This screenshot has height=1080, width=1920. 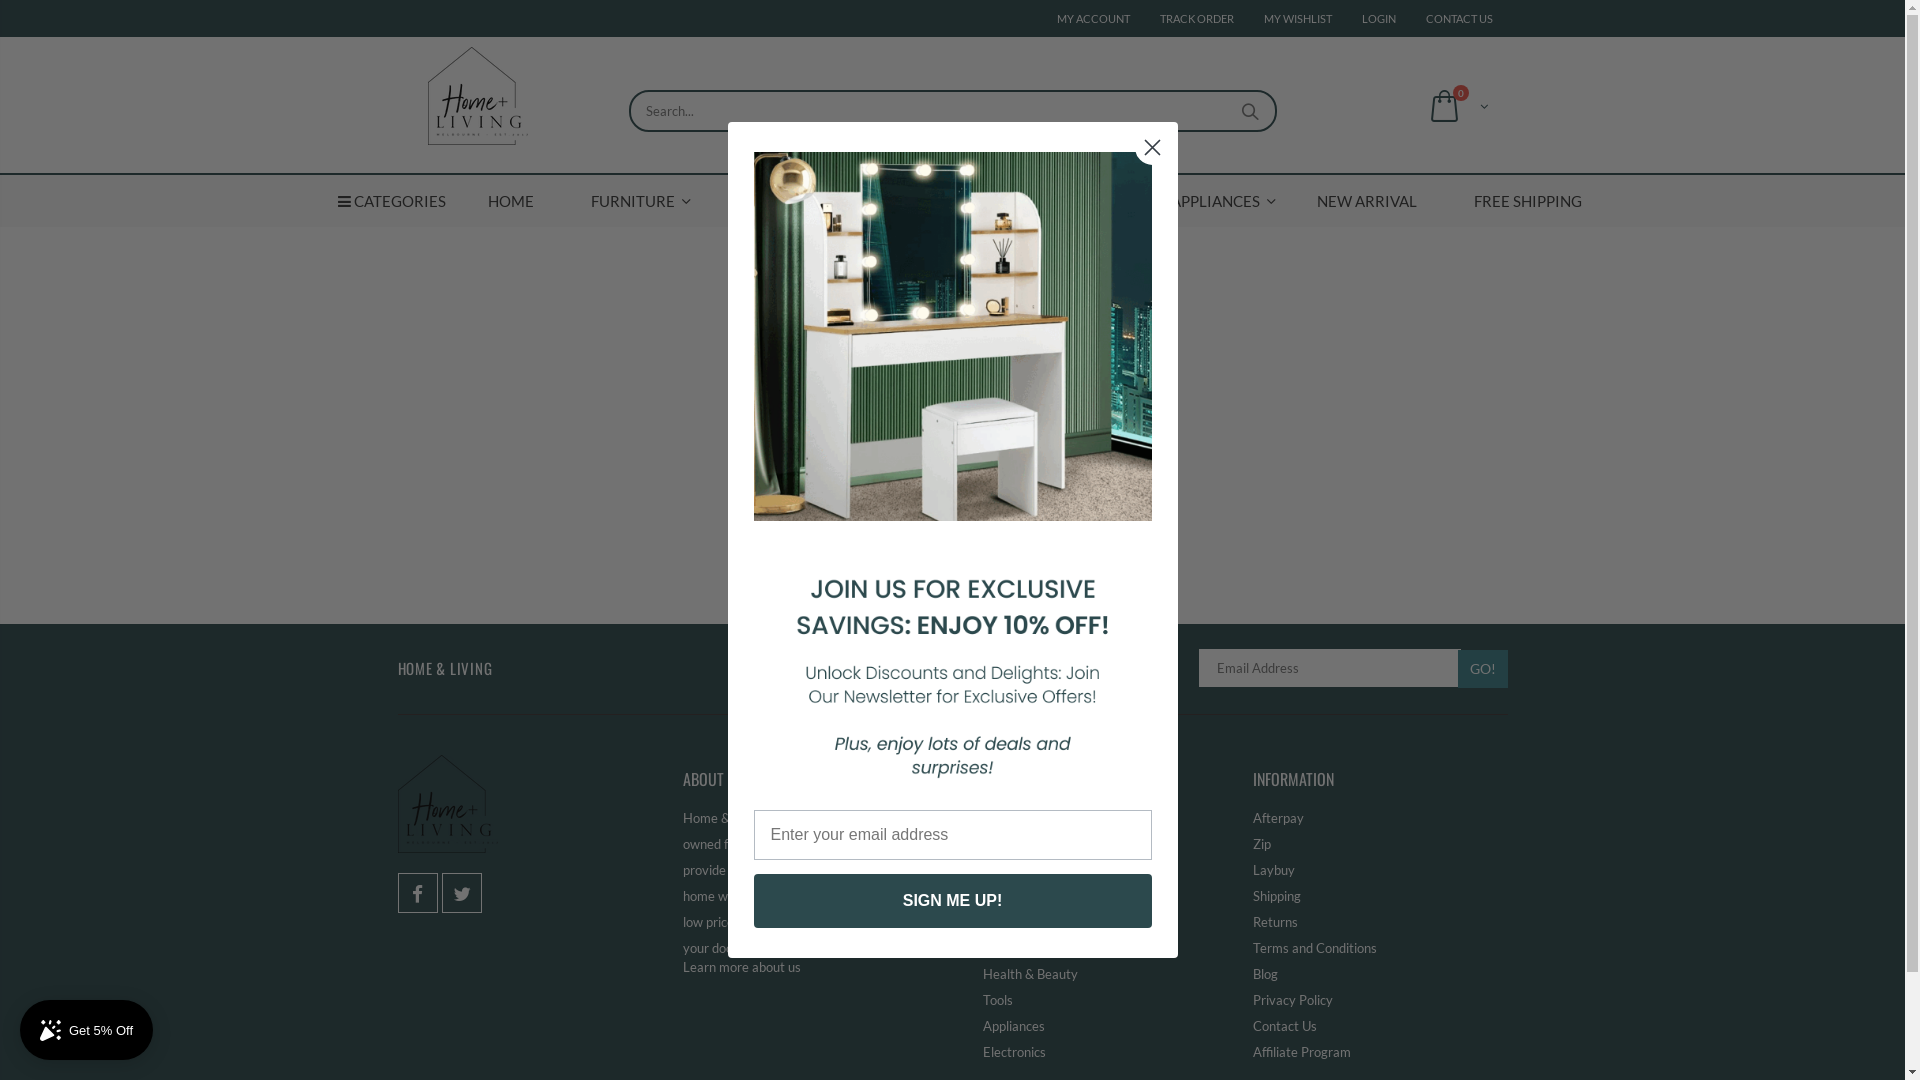 I want to click on 'Affiliate Program', so click(x=1300, y=1051).